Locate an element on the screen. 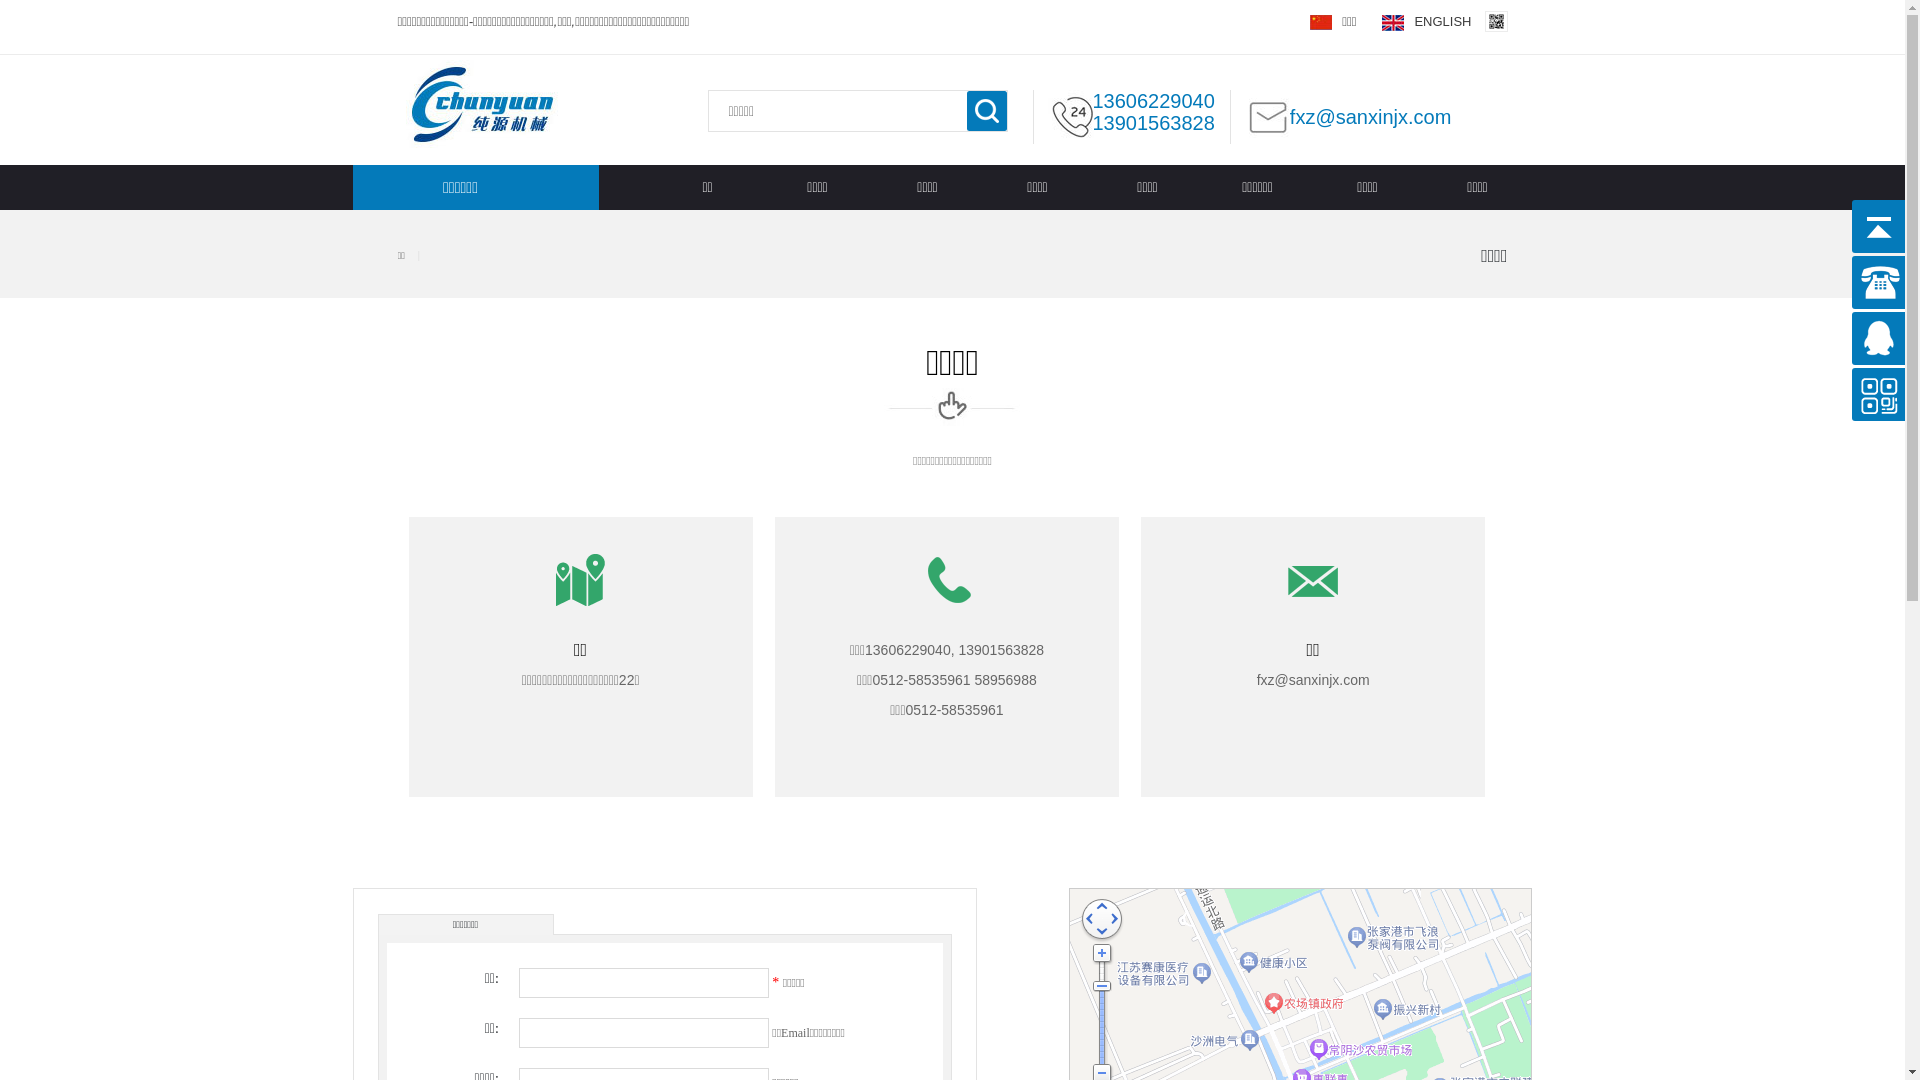 The height and width of the screenshot is (1080, 1920). 'ENGLISH' is located at coordinates (1425, 21).